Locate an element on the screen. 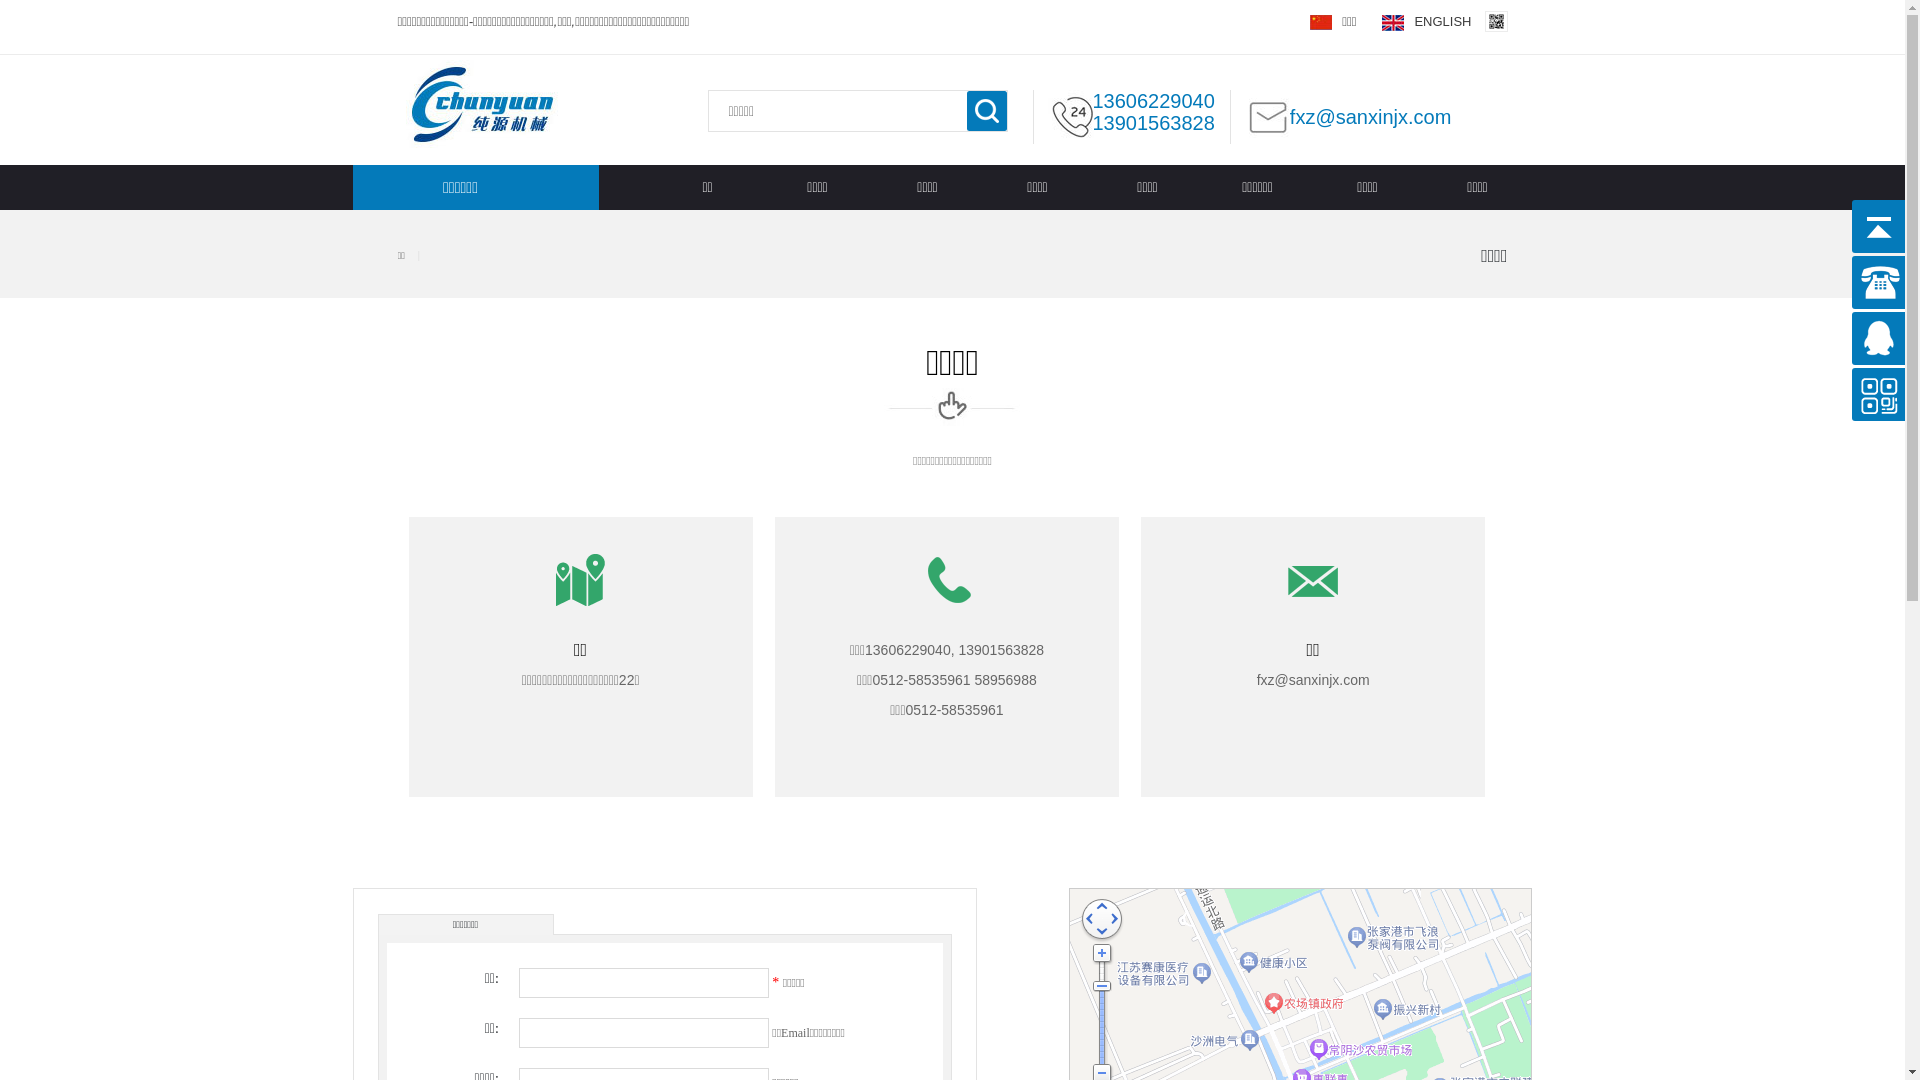 The height and width of the screenshot is (1080, 1920). 'ENGLISH' is located at coordinates (1425, 21).